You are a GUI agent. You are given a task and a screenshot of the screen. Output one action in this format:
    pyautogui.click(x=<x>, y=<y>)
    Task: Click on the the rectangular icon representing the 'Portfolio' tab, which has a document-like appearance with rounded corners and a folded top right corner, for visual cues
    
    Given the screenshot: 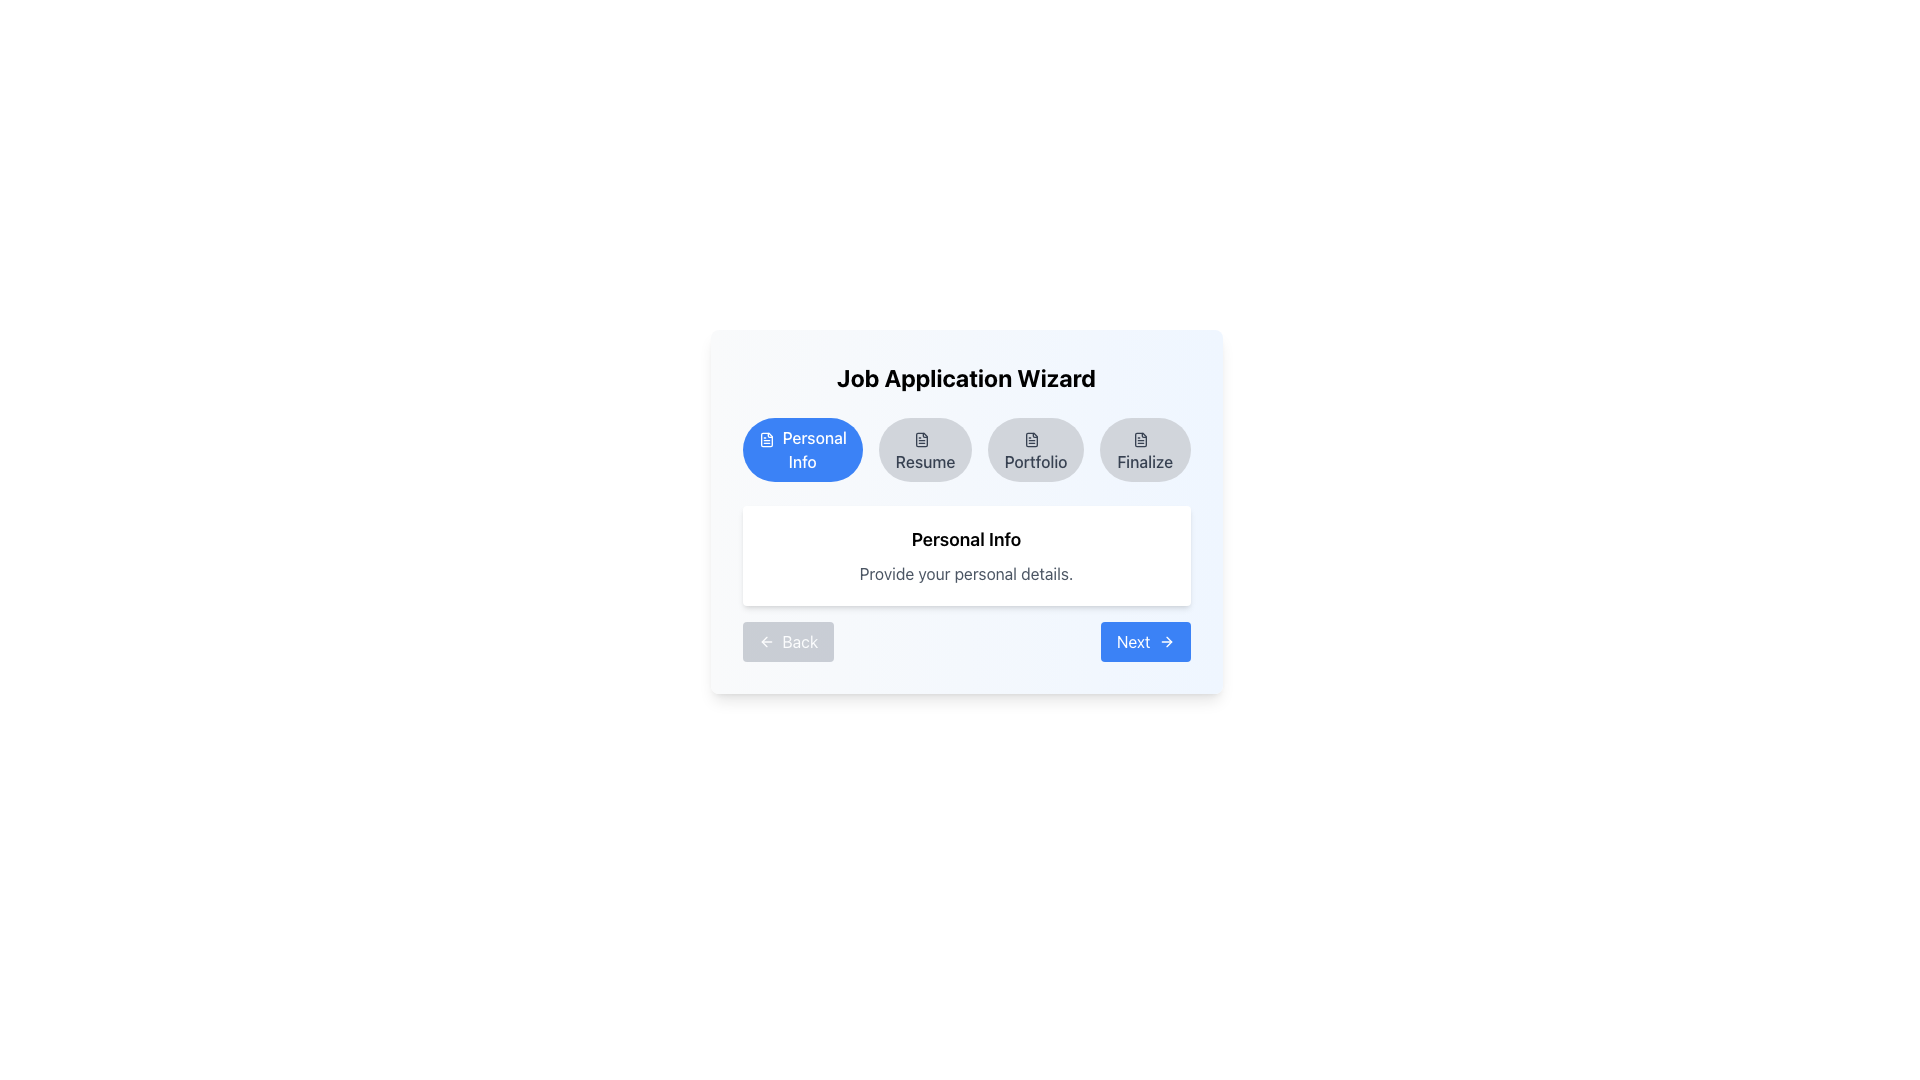 What is the action you would take?
    pyautogui.click(x=1032, y=438)
    